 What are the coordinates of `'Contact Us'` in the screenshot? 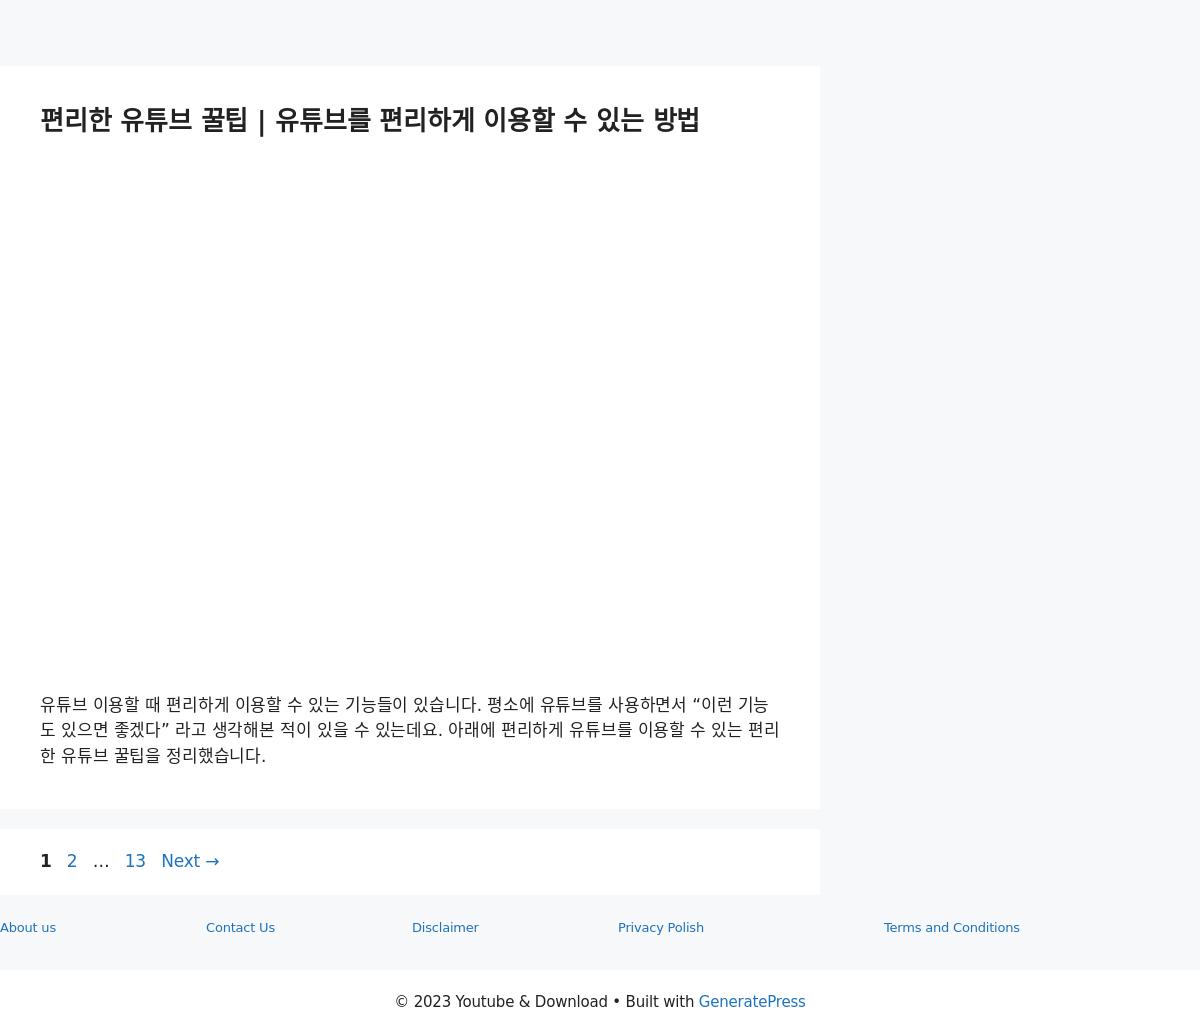 It's located at (239, 925).